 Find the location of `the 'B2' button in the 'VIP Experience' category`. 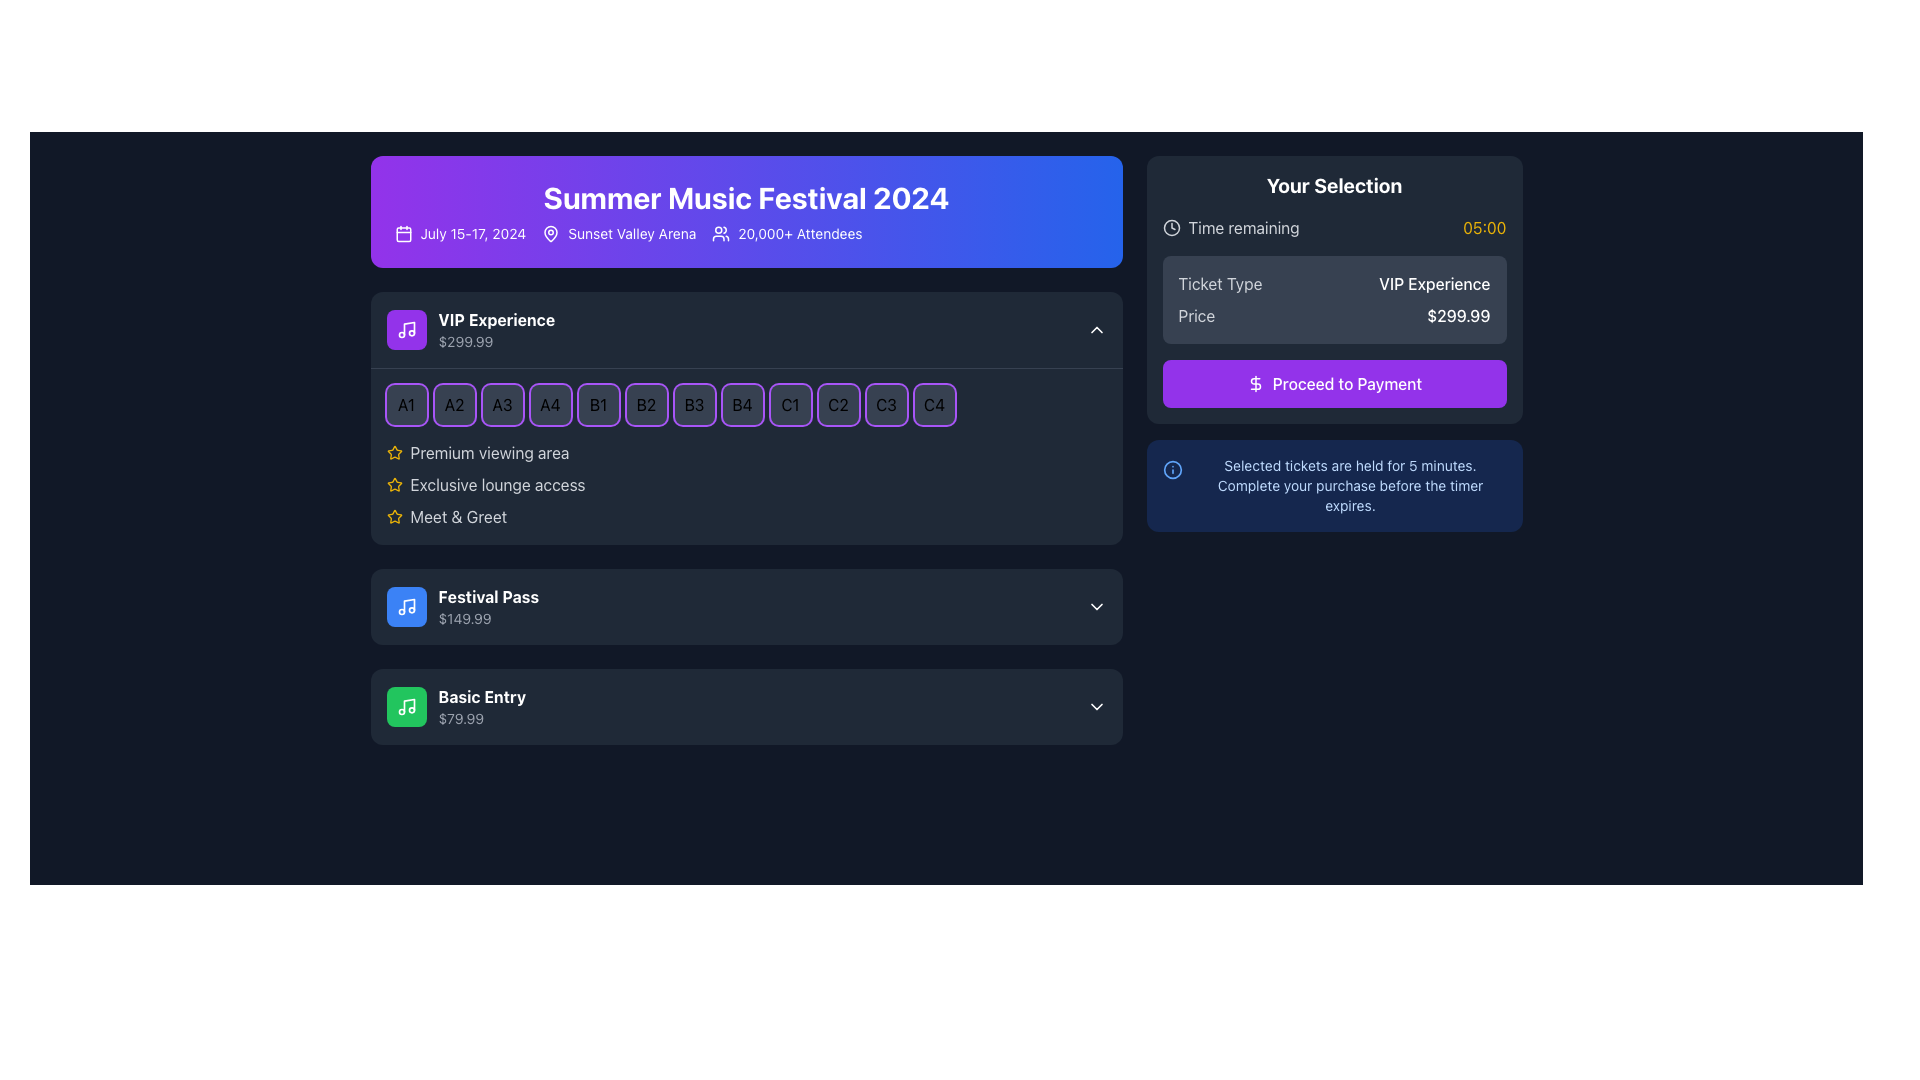

the 'B2' button in the 'VIP Experience' category is located at coordinates (646, 405).